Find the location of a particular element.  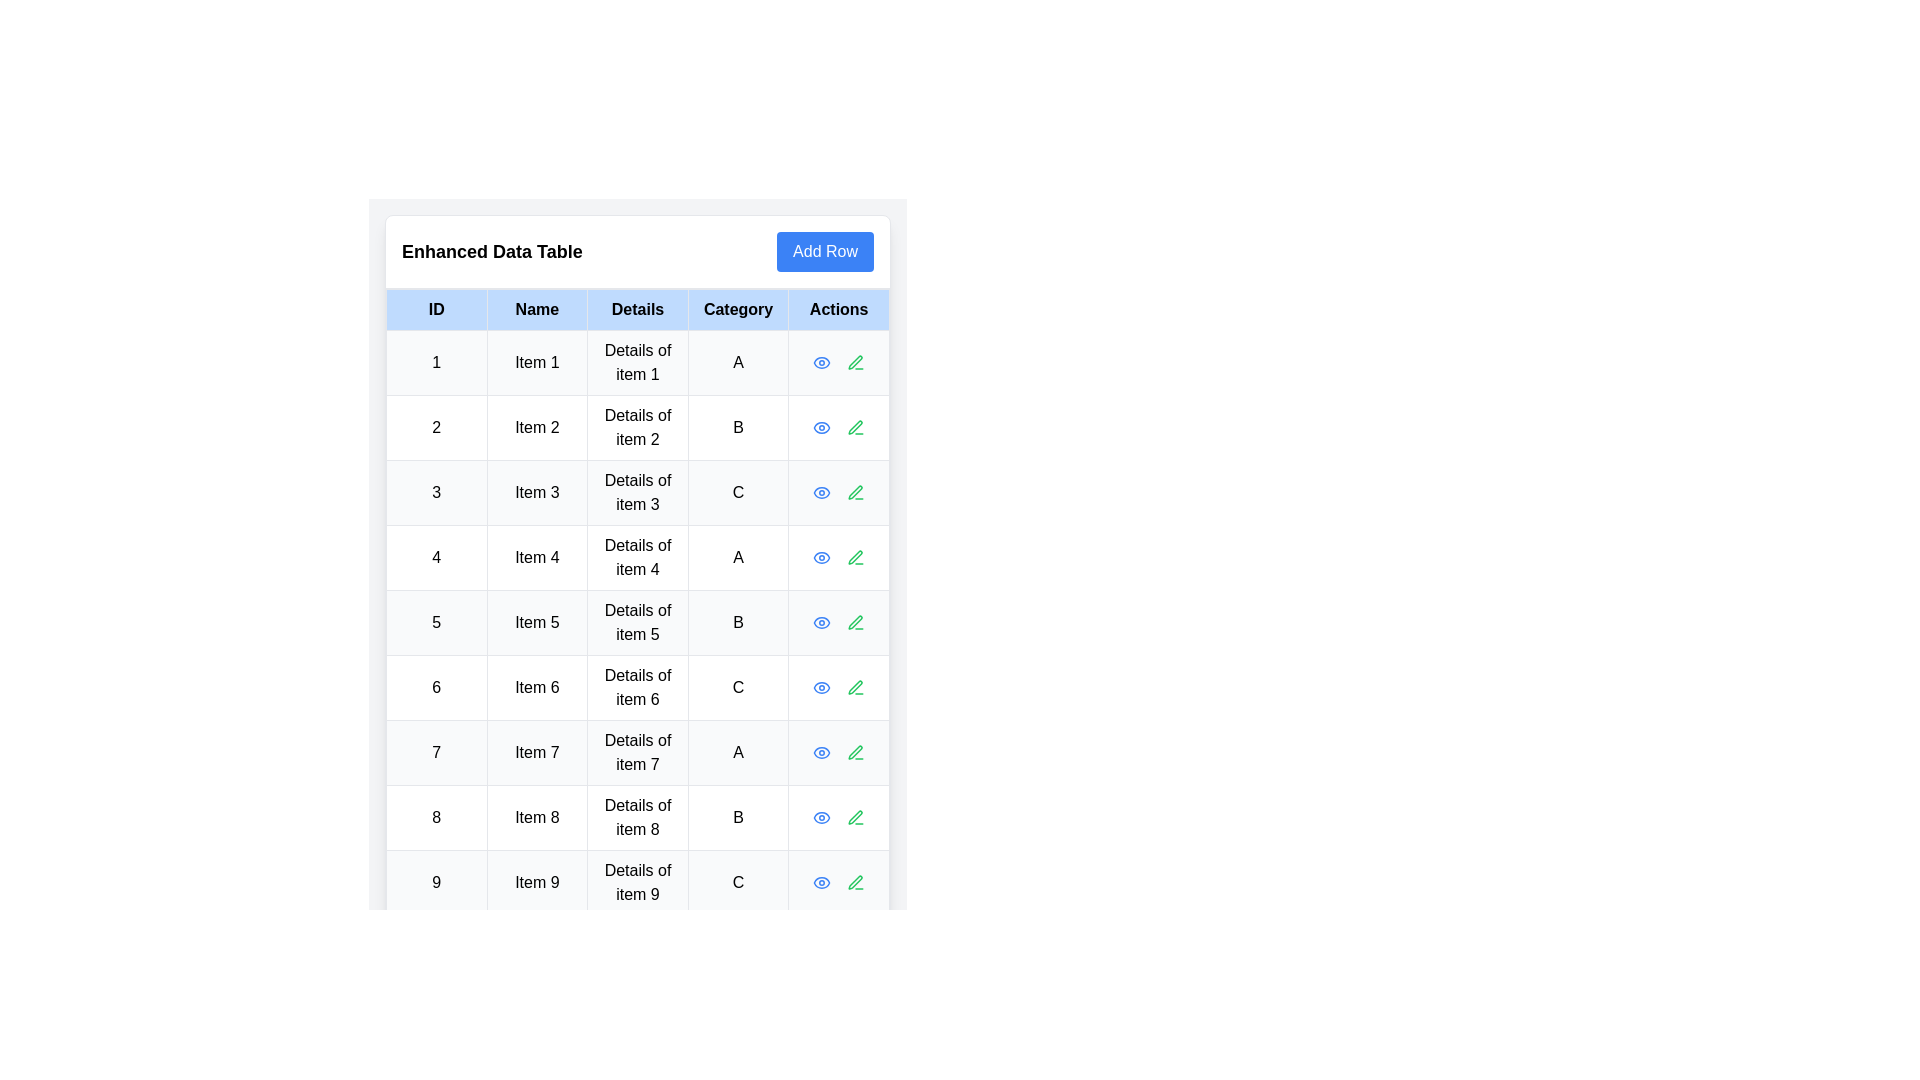

the static text element displaying descriptive information about item 8 in the eighth row and 'Details' column of the table is located at coordinates (637, 817).